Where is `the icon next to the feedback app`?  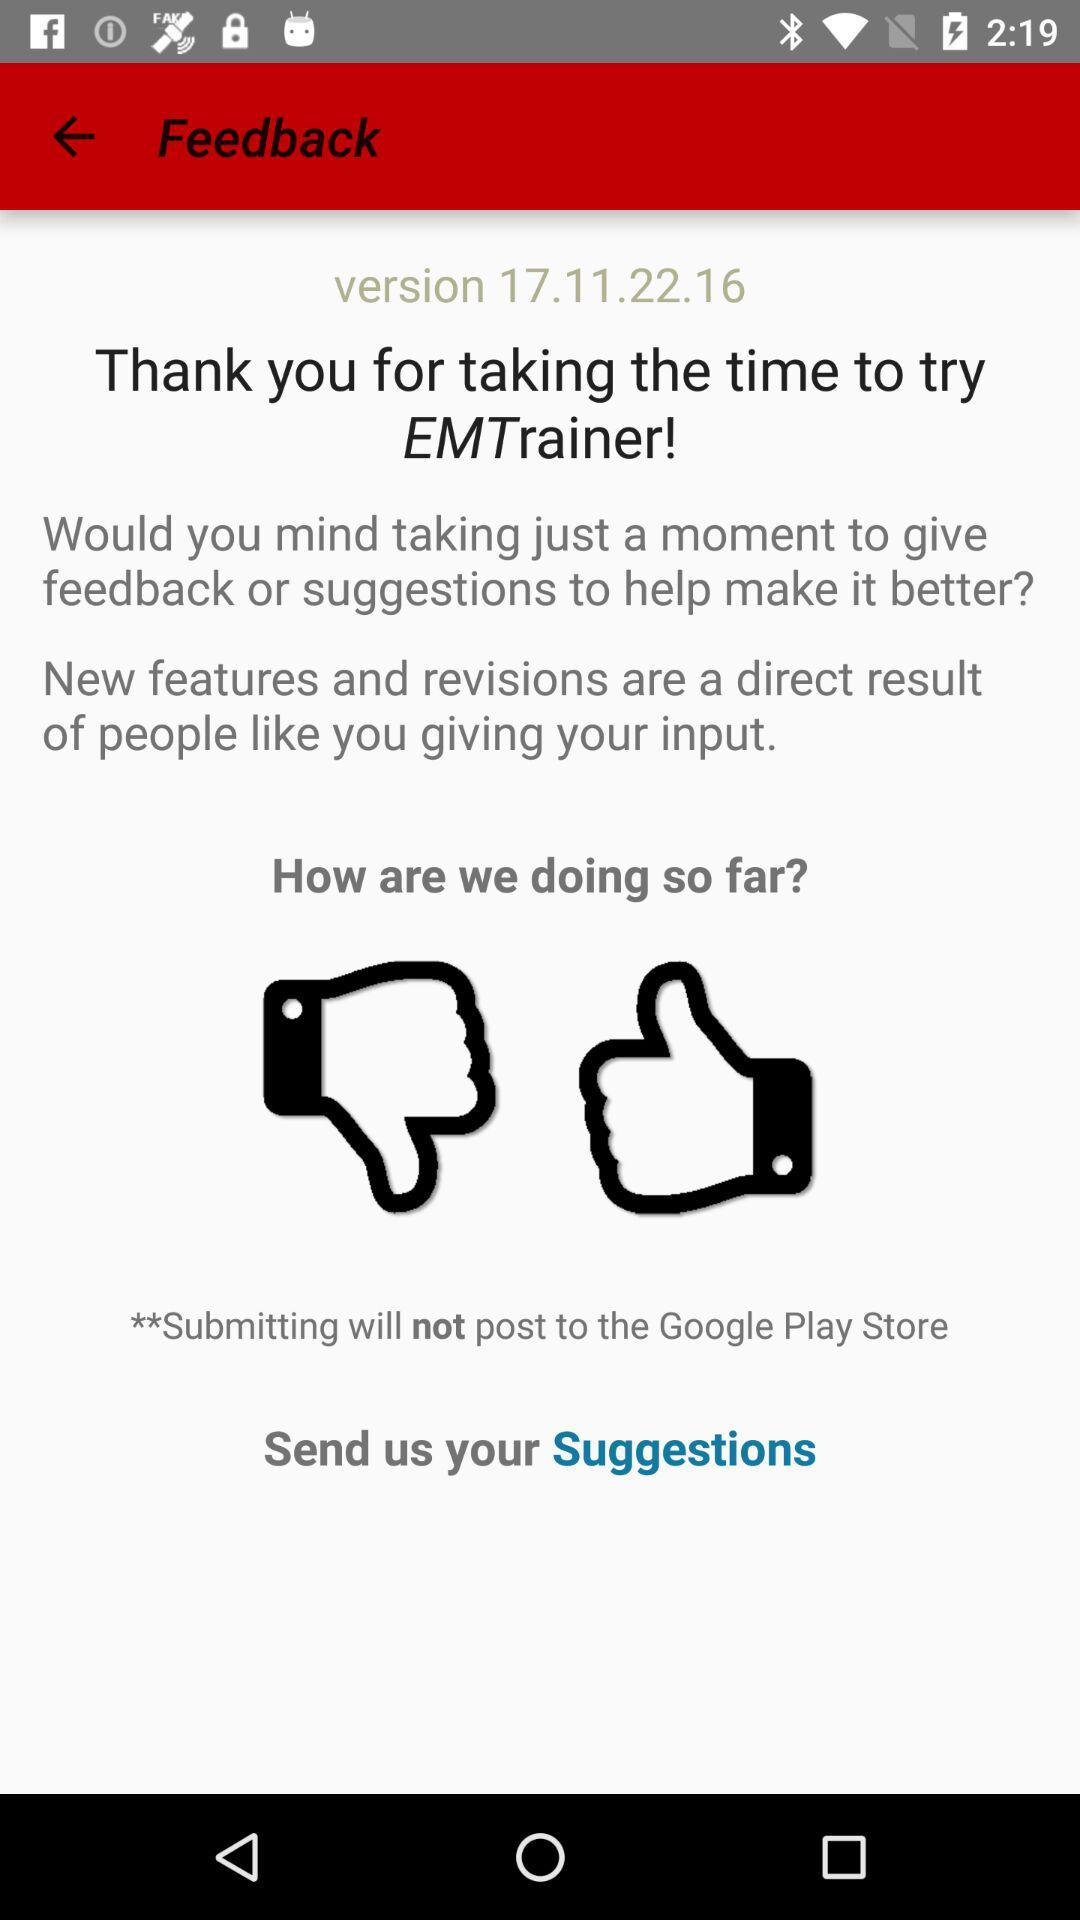
the icon next to the feedback app is located at coordinates (72, 135).